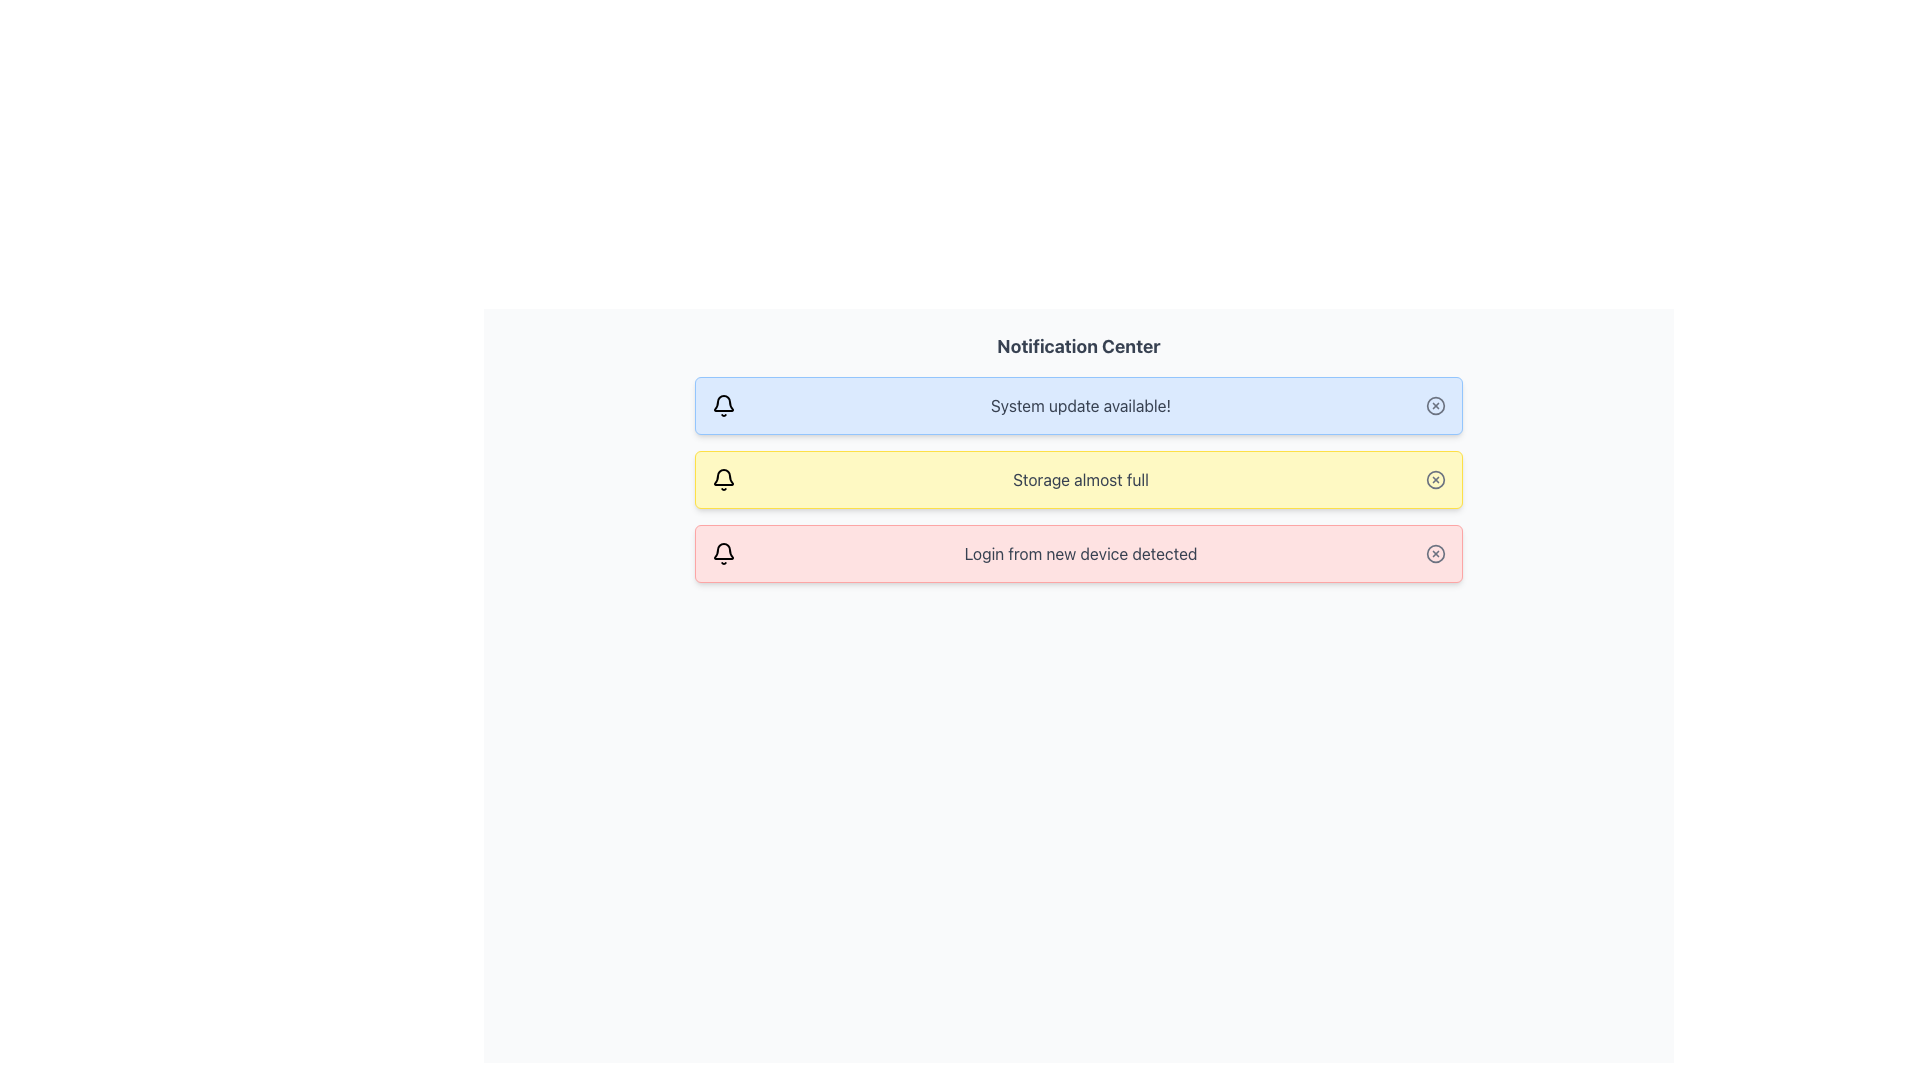 Image resolution: width=1920 pixels, height=1080 pixels. What do you see at coordinates (1079, 479) in the screenshot?
I see `the text label which displays the notification message 'Storage almost full' located in the middle notification box` at bounding box center [1079, 479].